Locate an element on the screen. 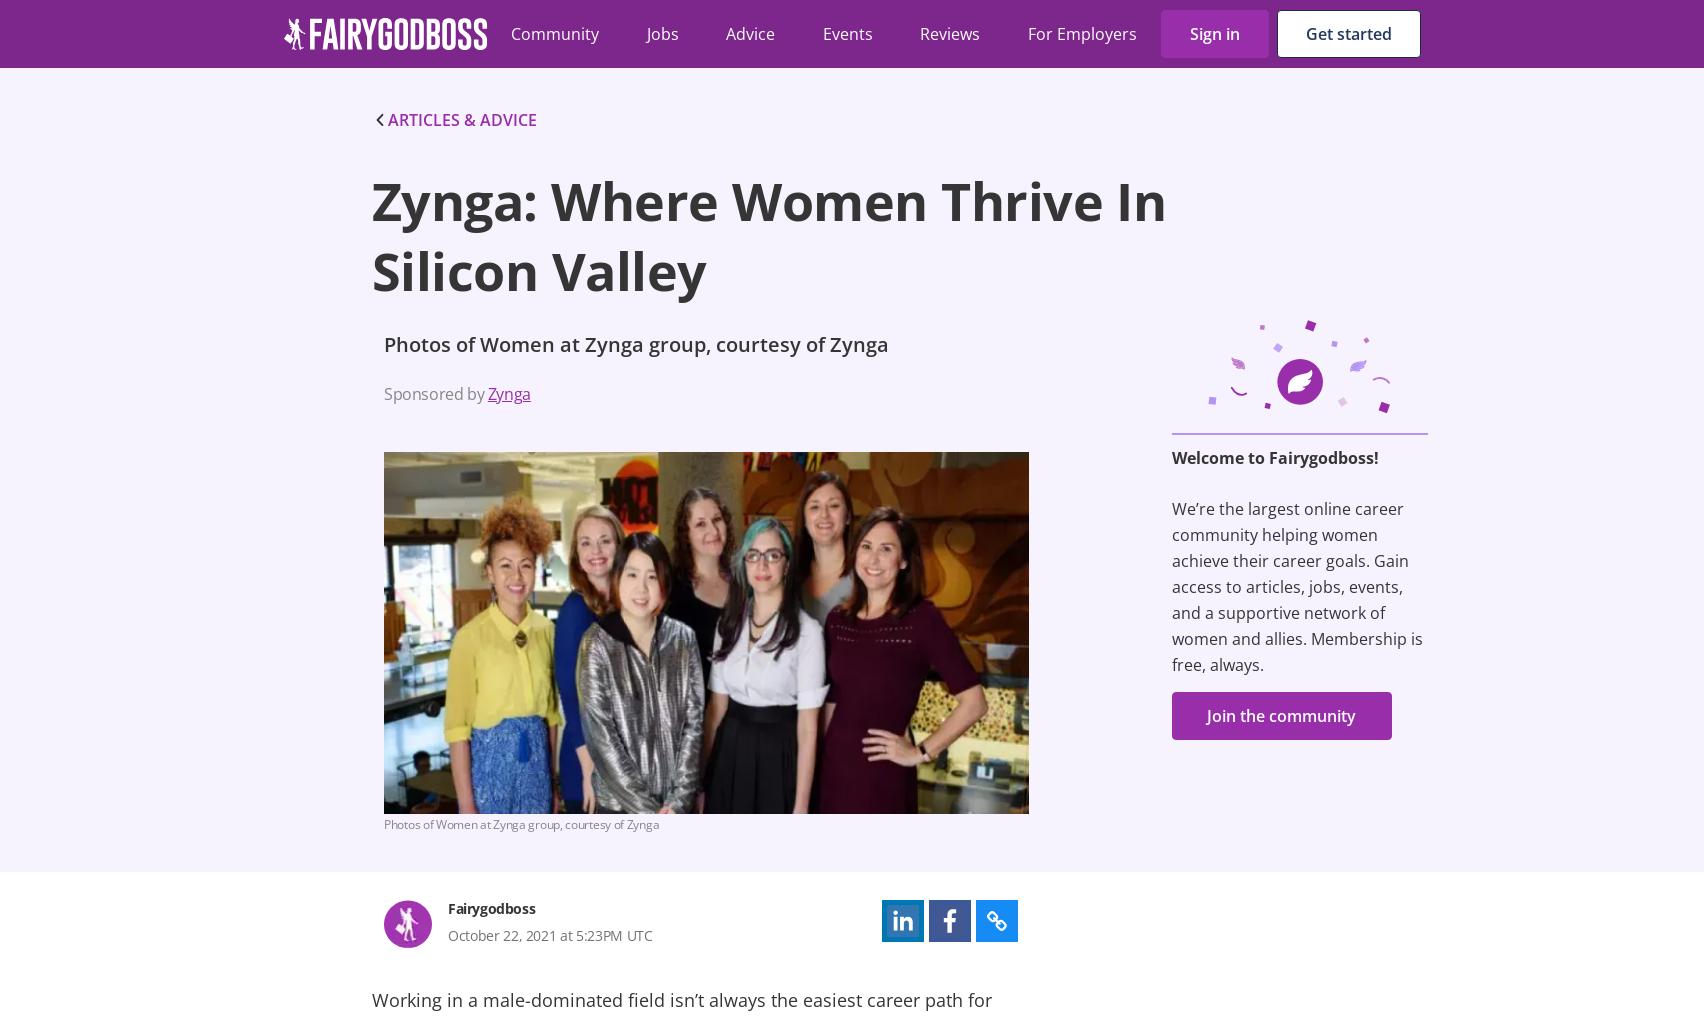 The height and width of the screenshot is (1018, 1704). 'Join the community' is located at coordinates (1281, 714).